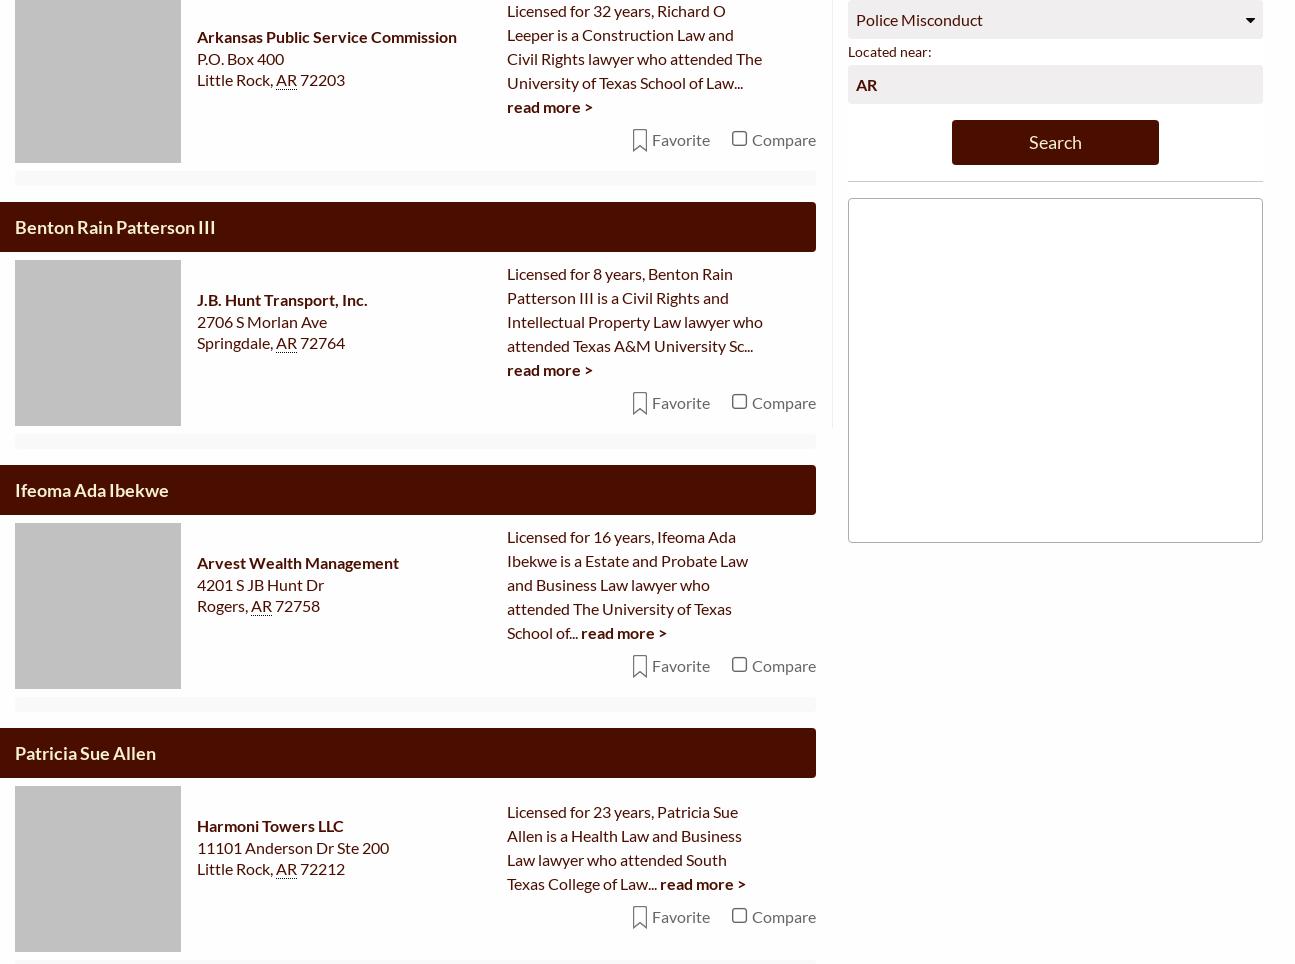  I want to click on 'Guidelines for creating a new profile', so click(371, 779).